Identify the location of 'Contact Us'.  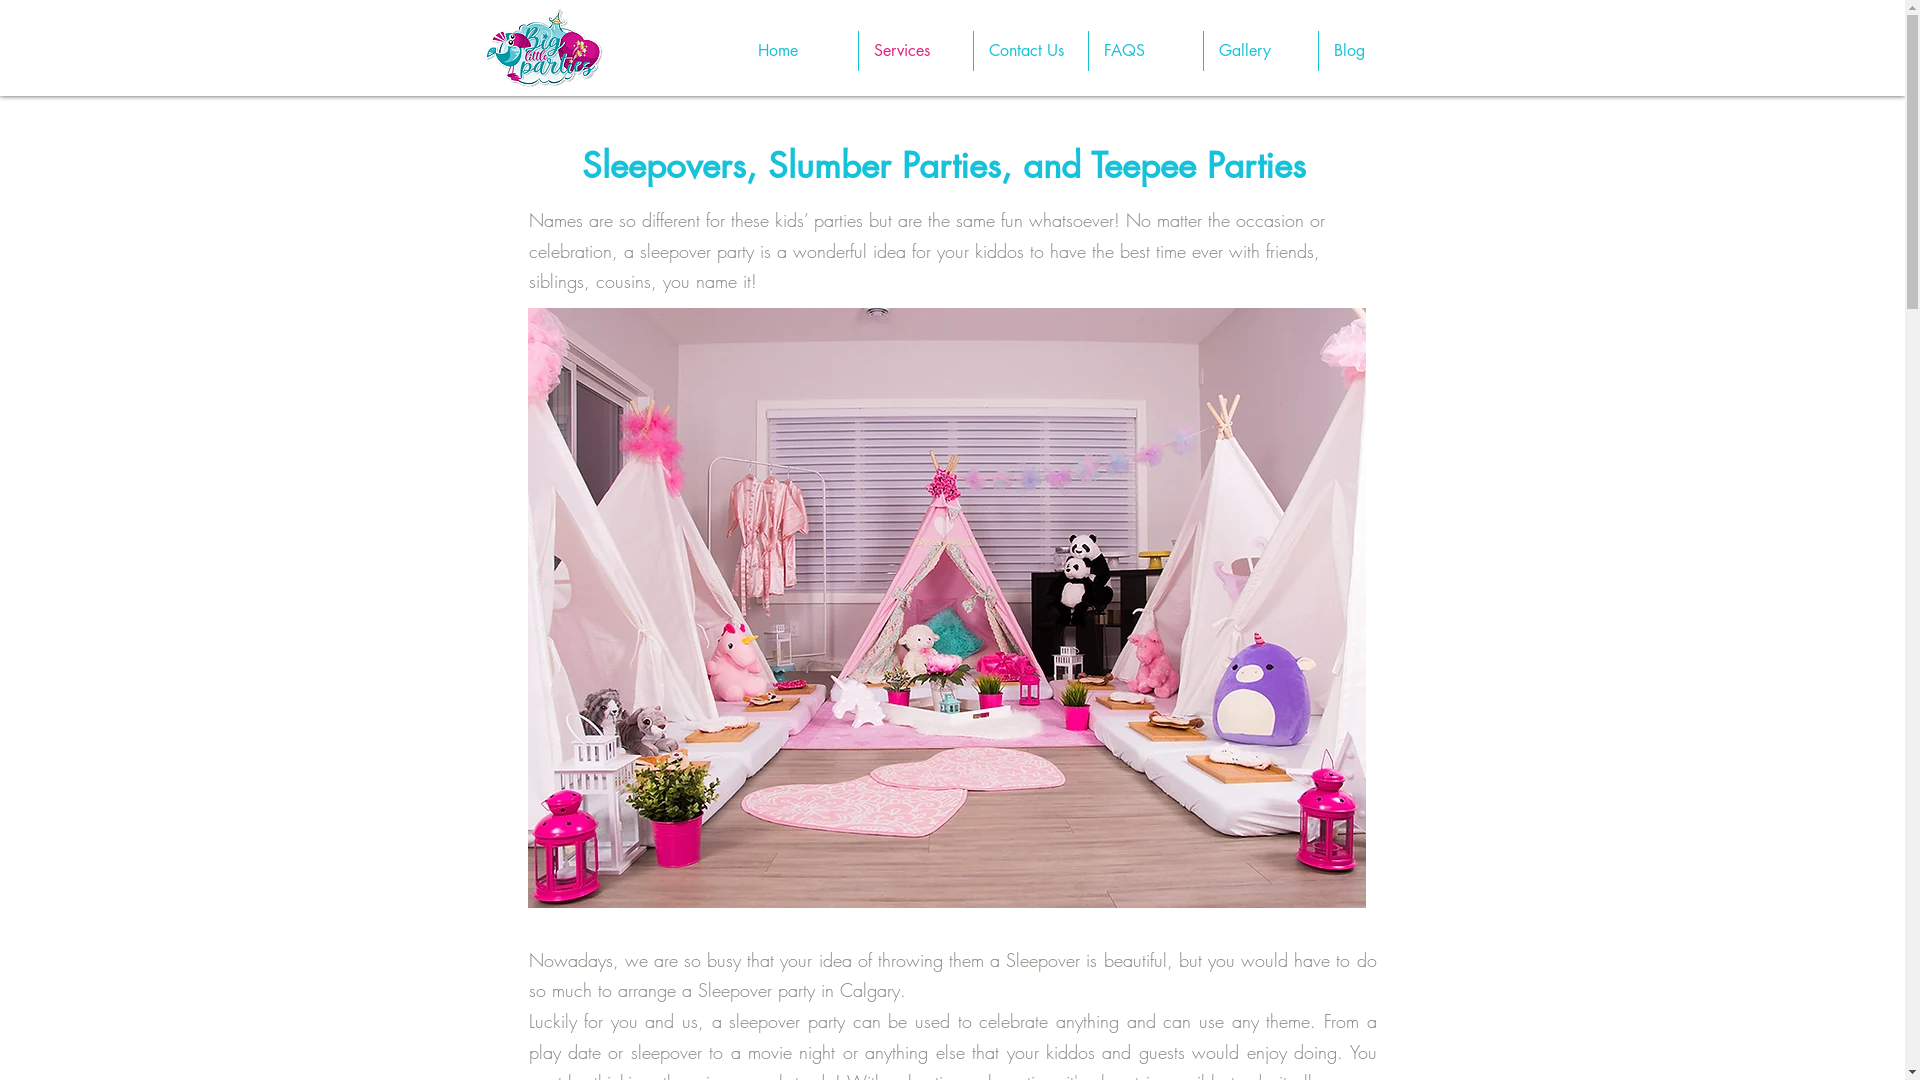
(974, 49).